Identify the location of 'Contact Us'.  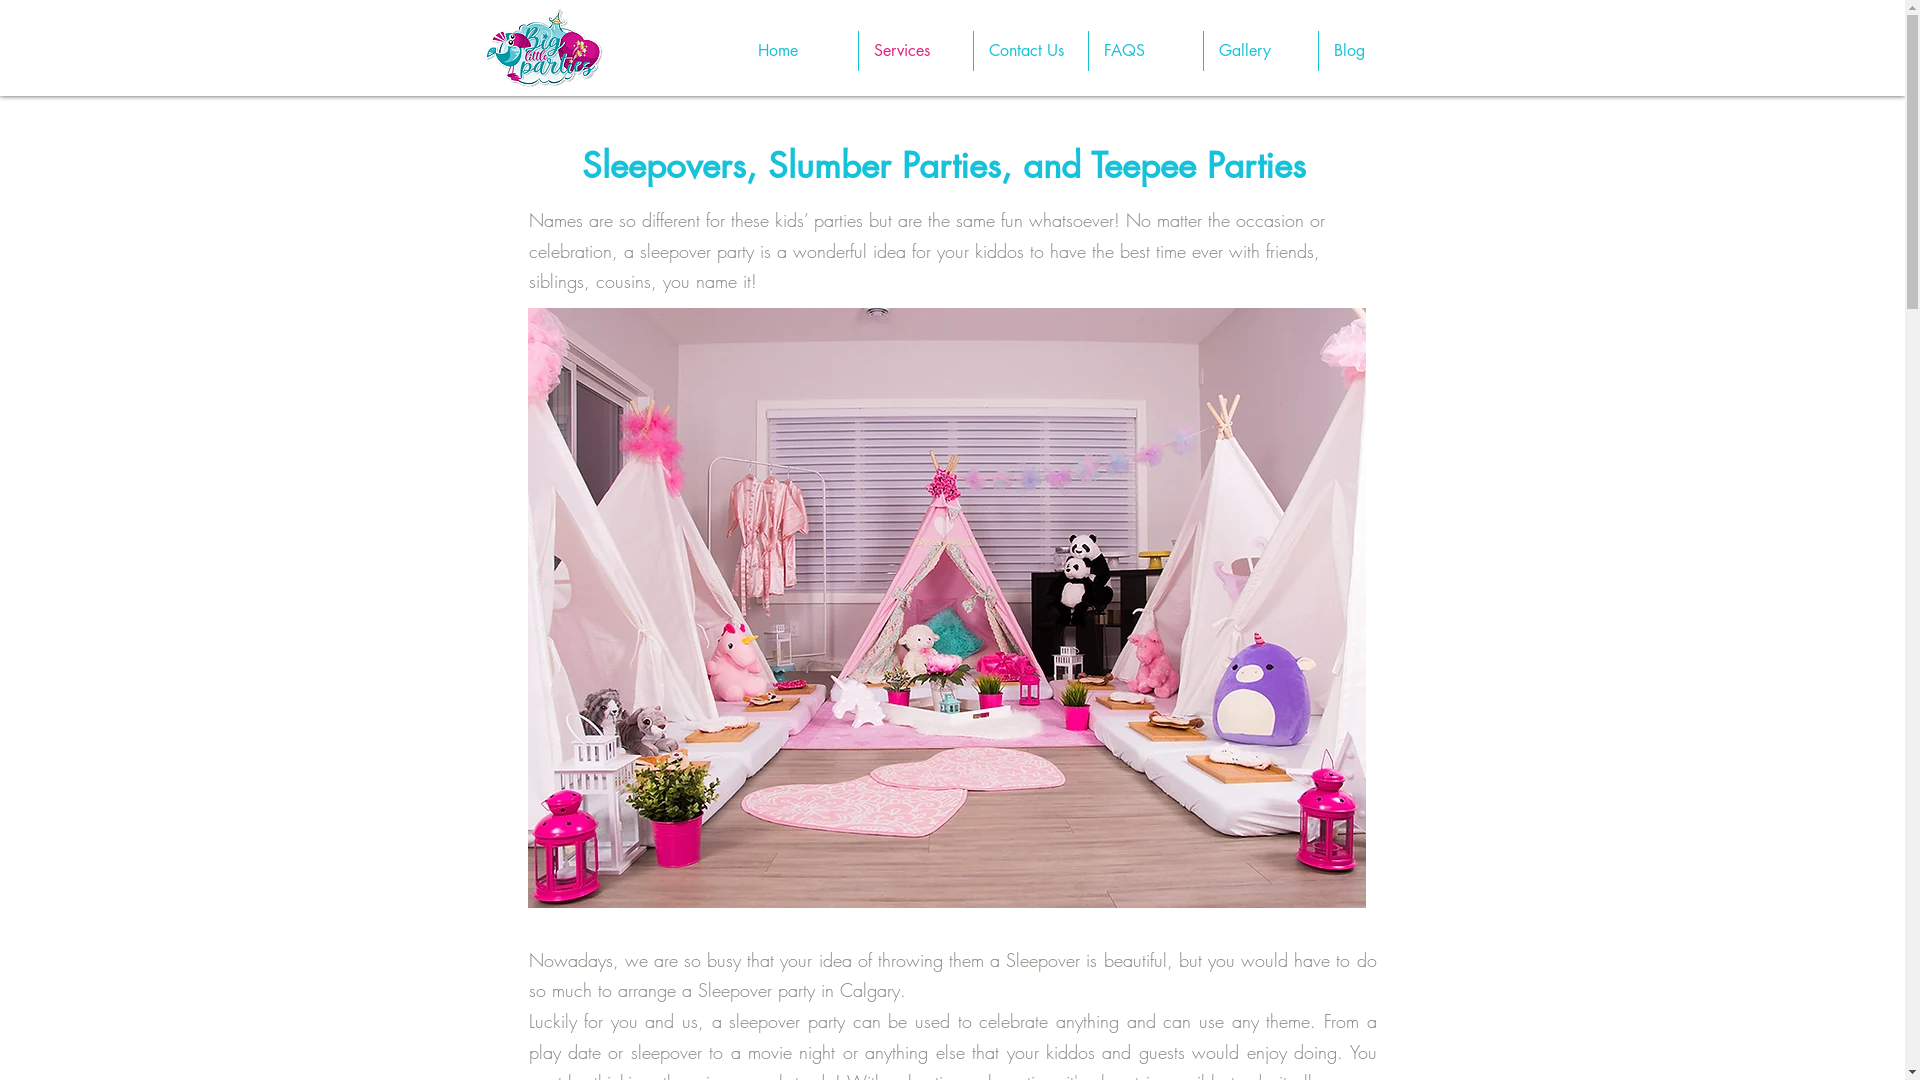
(974, 49).